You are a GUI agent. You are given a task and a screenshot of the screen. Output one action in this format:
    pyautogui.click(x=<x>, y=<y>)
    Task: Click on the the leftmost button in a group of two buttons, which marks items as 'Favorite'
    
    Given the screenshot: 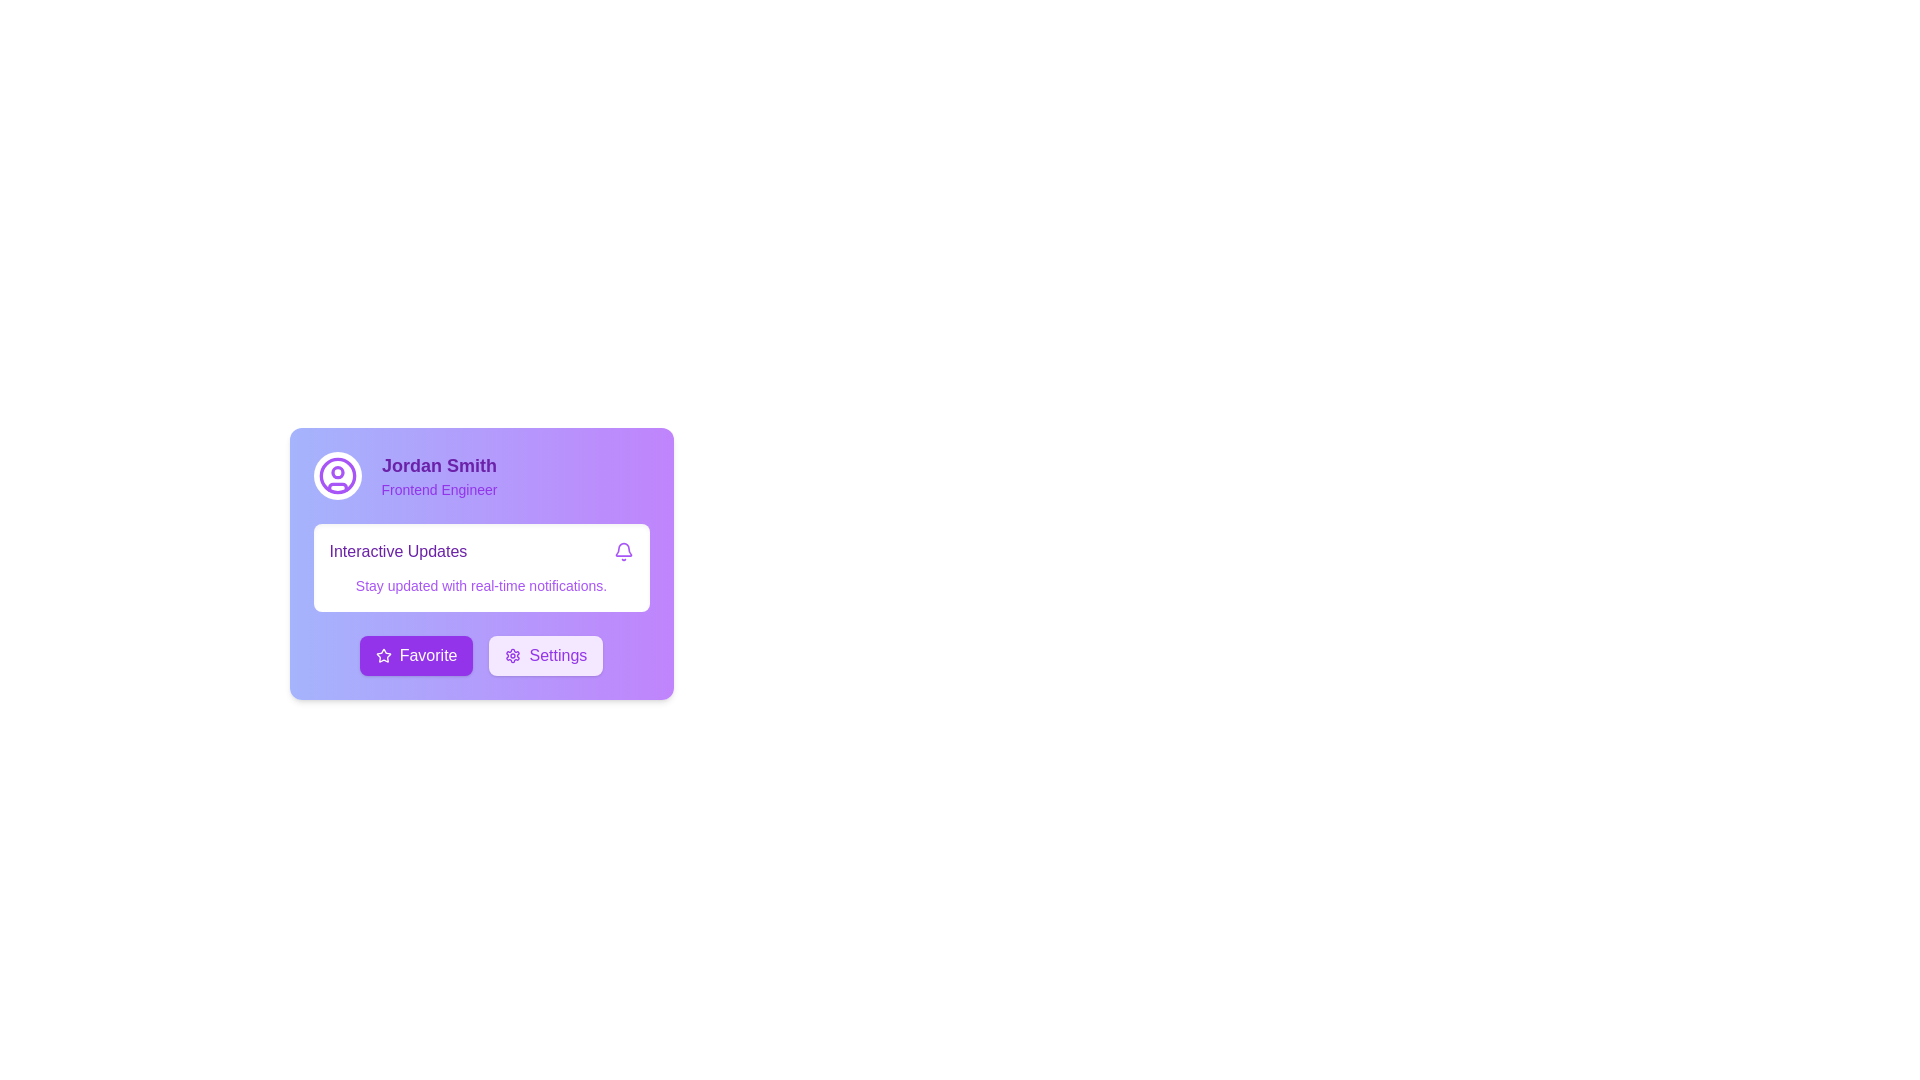 What is the action you would take?
    pyautogui.click(x=415, y=655)
    